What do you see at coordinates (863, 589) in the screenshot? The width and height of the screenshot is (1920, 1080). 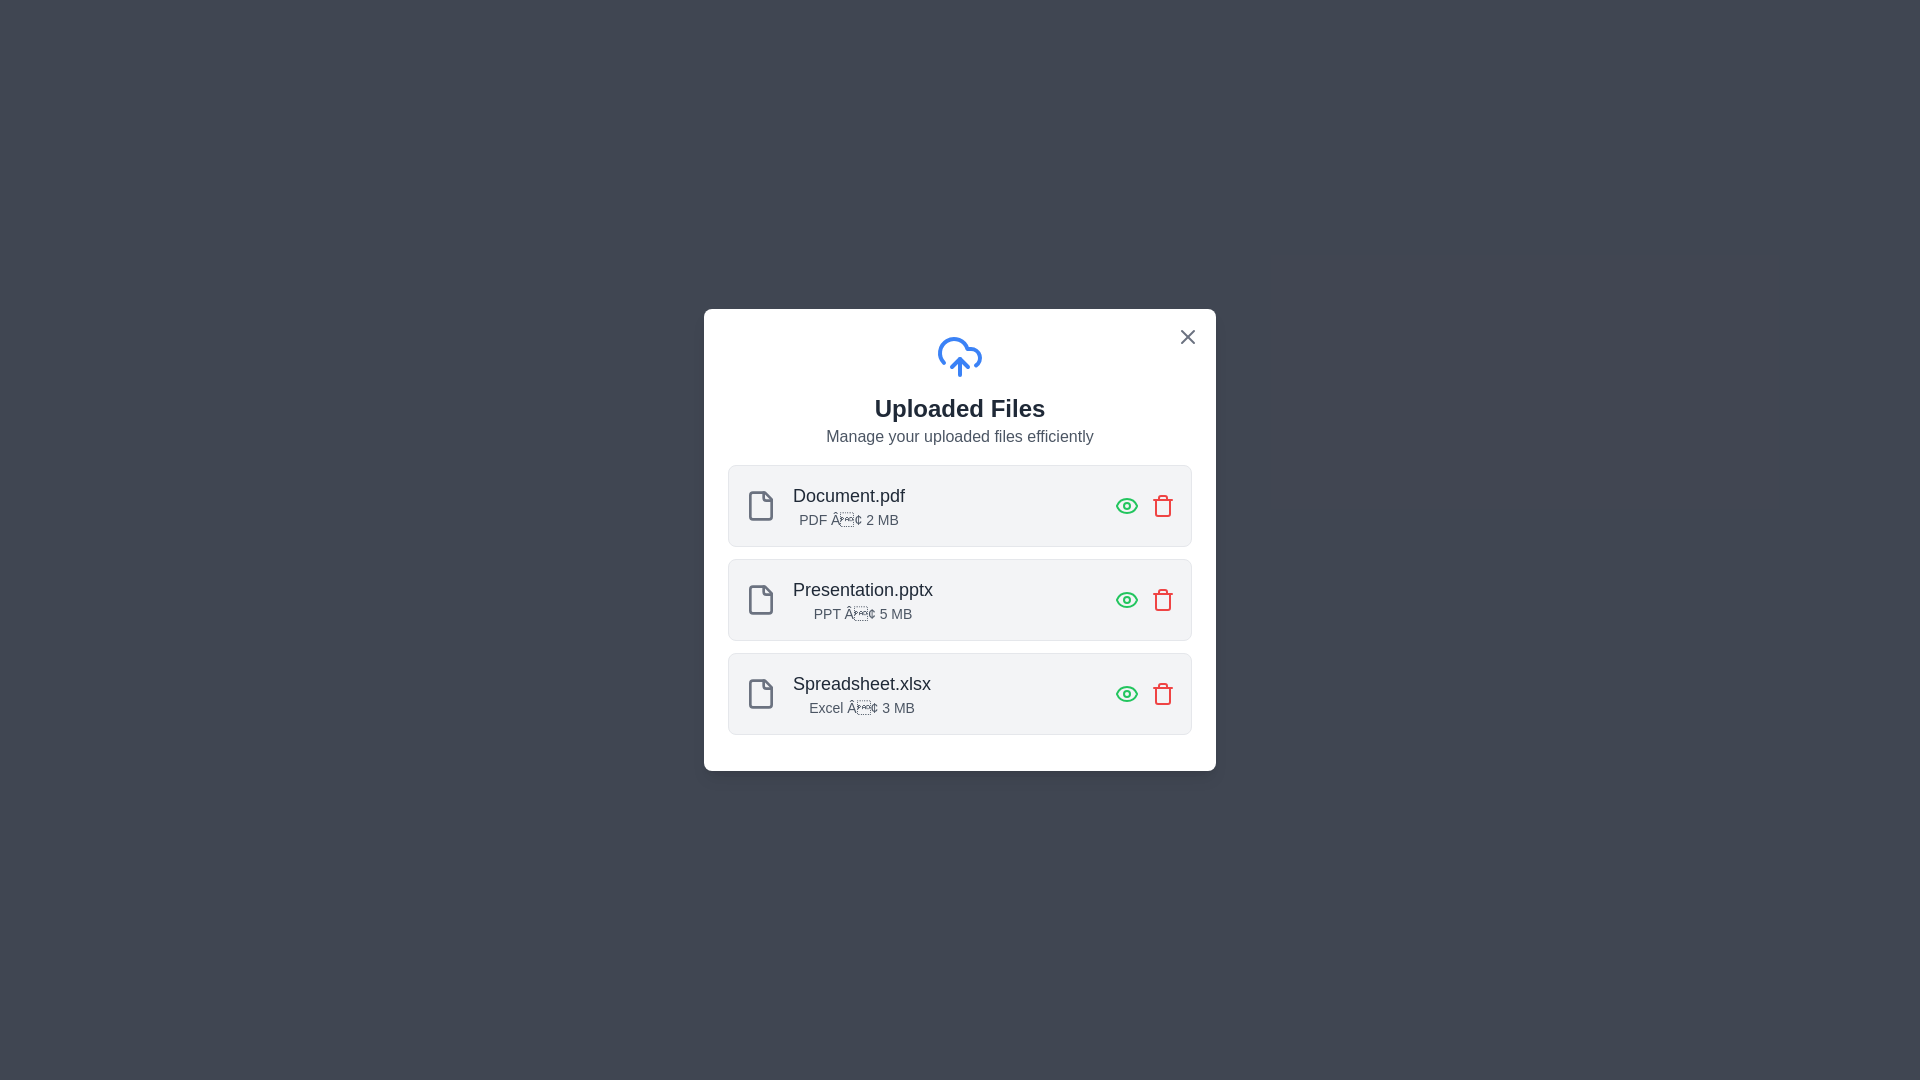 I see `the text label identifying the file 'Presentation.pptx' in the list of uploaded files` at bounding box center [863, 589].